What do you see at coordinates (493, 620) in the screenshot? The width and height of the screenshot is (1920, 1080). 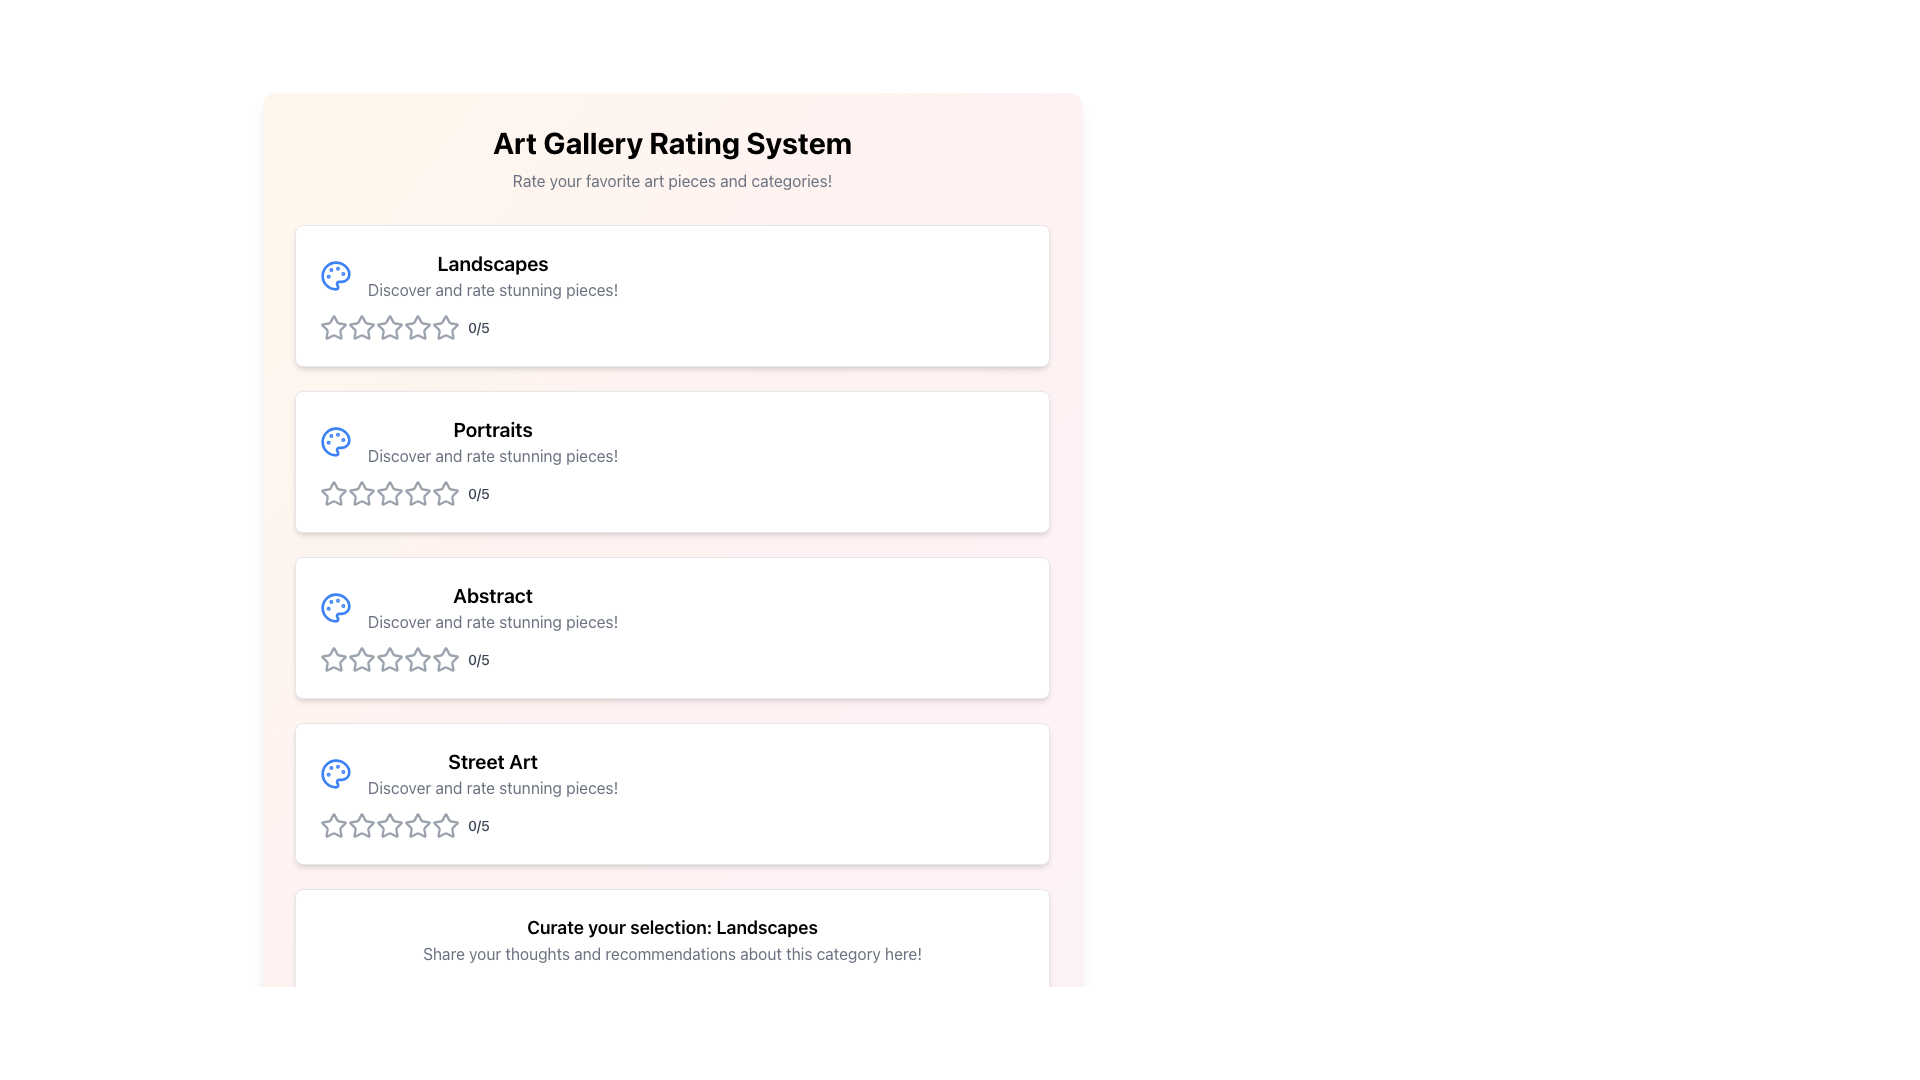 I see `text element displaying 'Discover and rate stunning pieces!' located below the 'Abstract' title in the third card of a vertically stacked list` at bounding box center [493, 620].